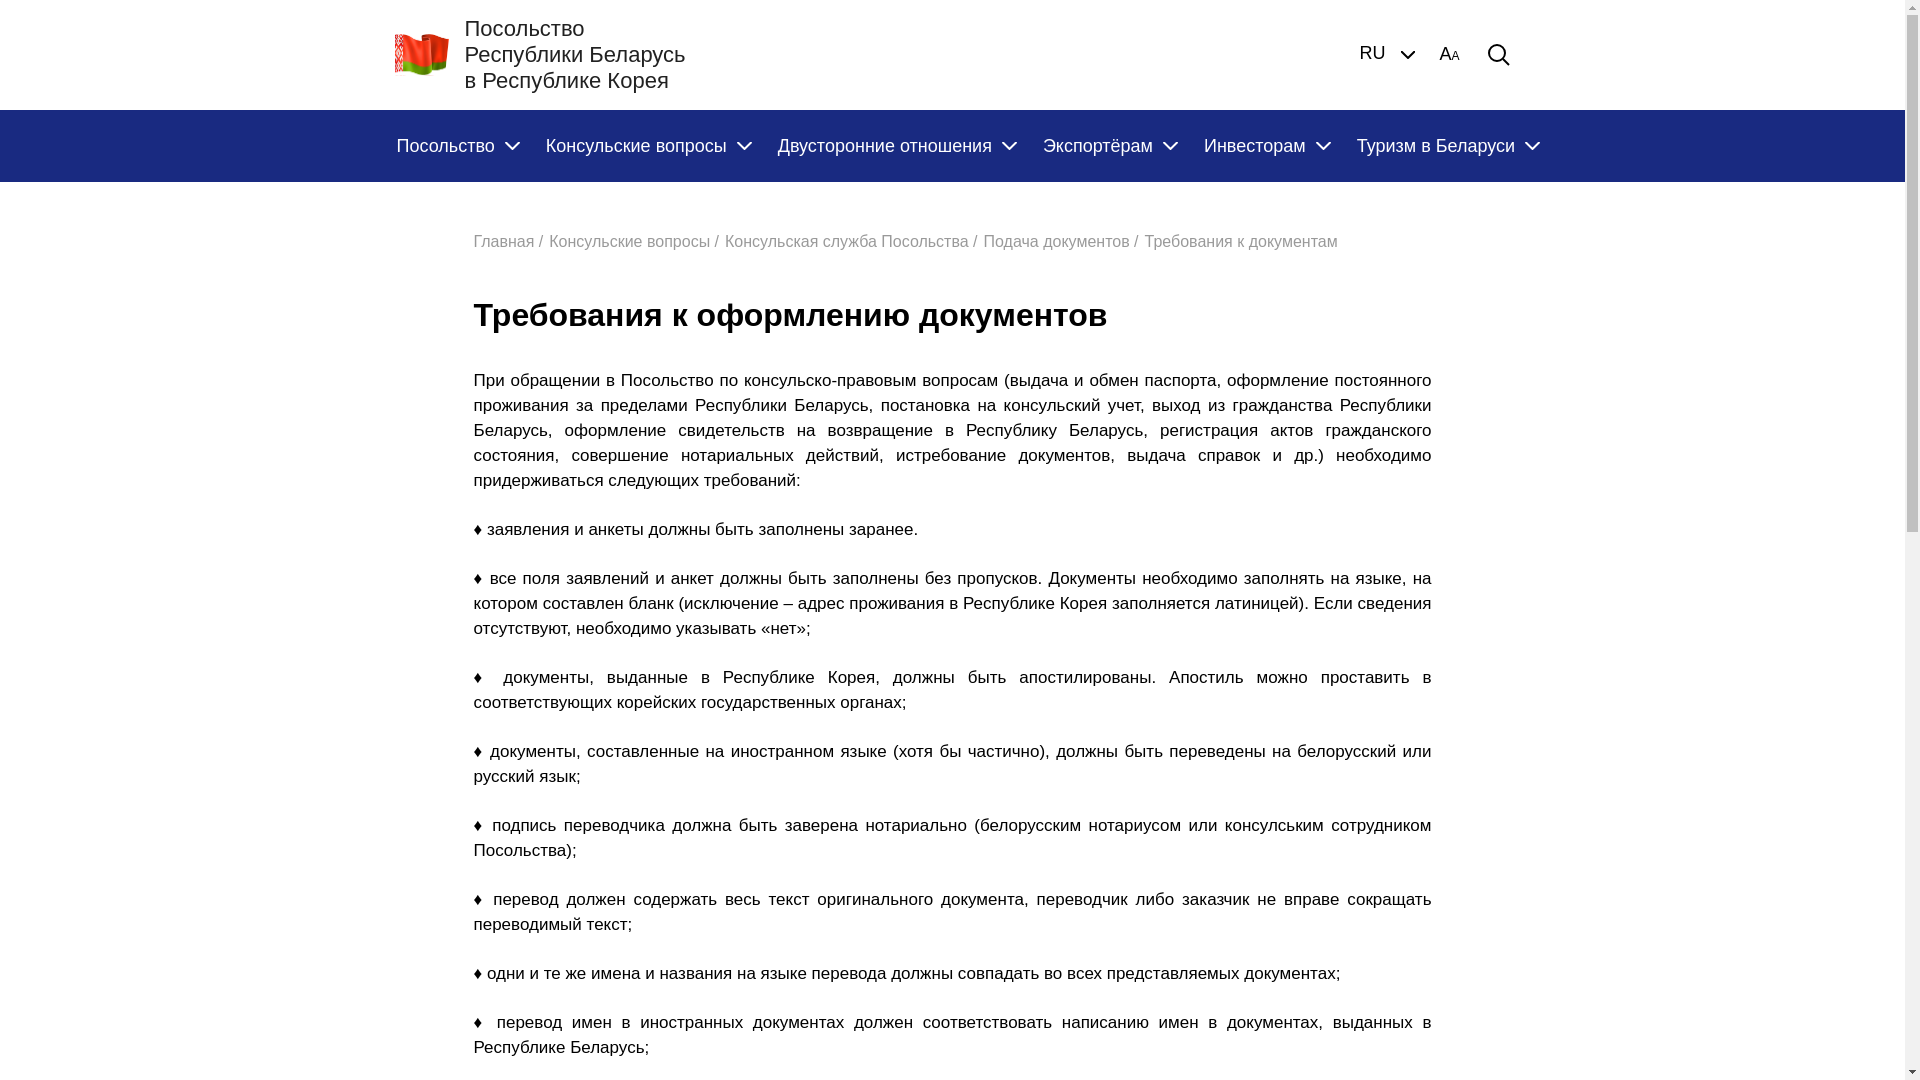 This screenshot has height=1080, width=1920. I want to click on 'AA', so click(1449, 53).